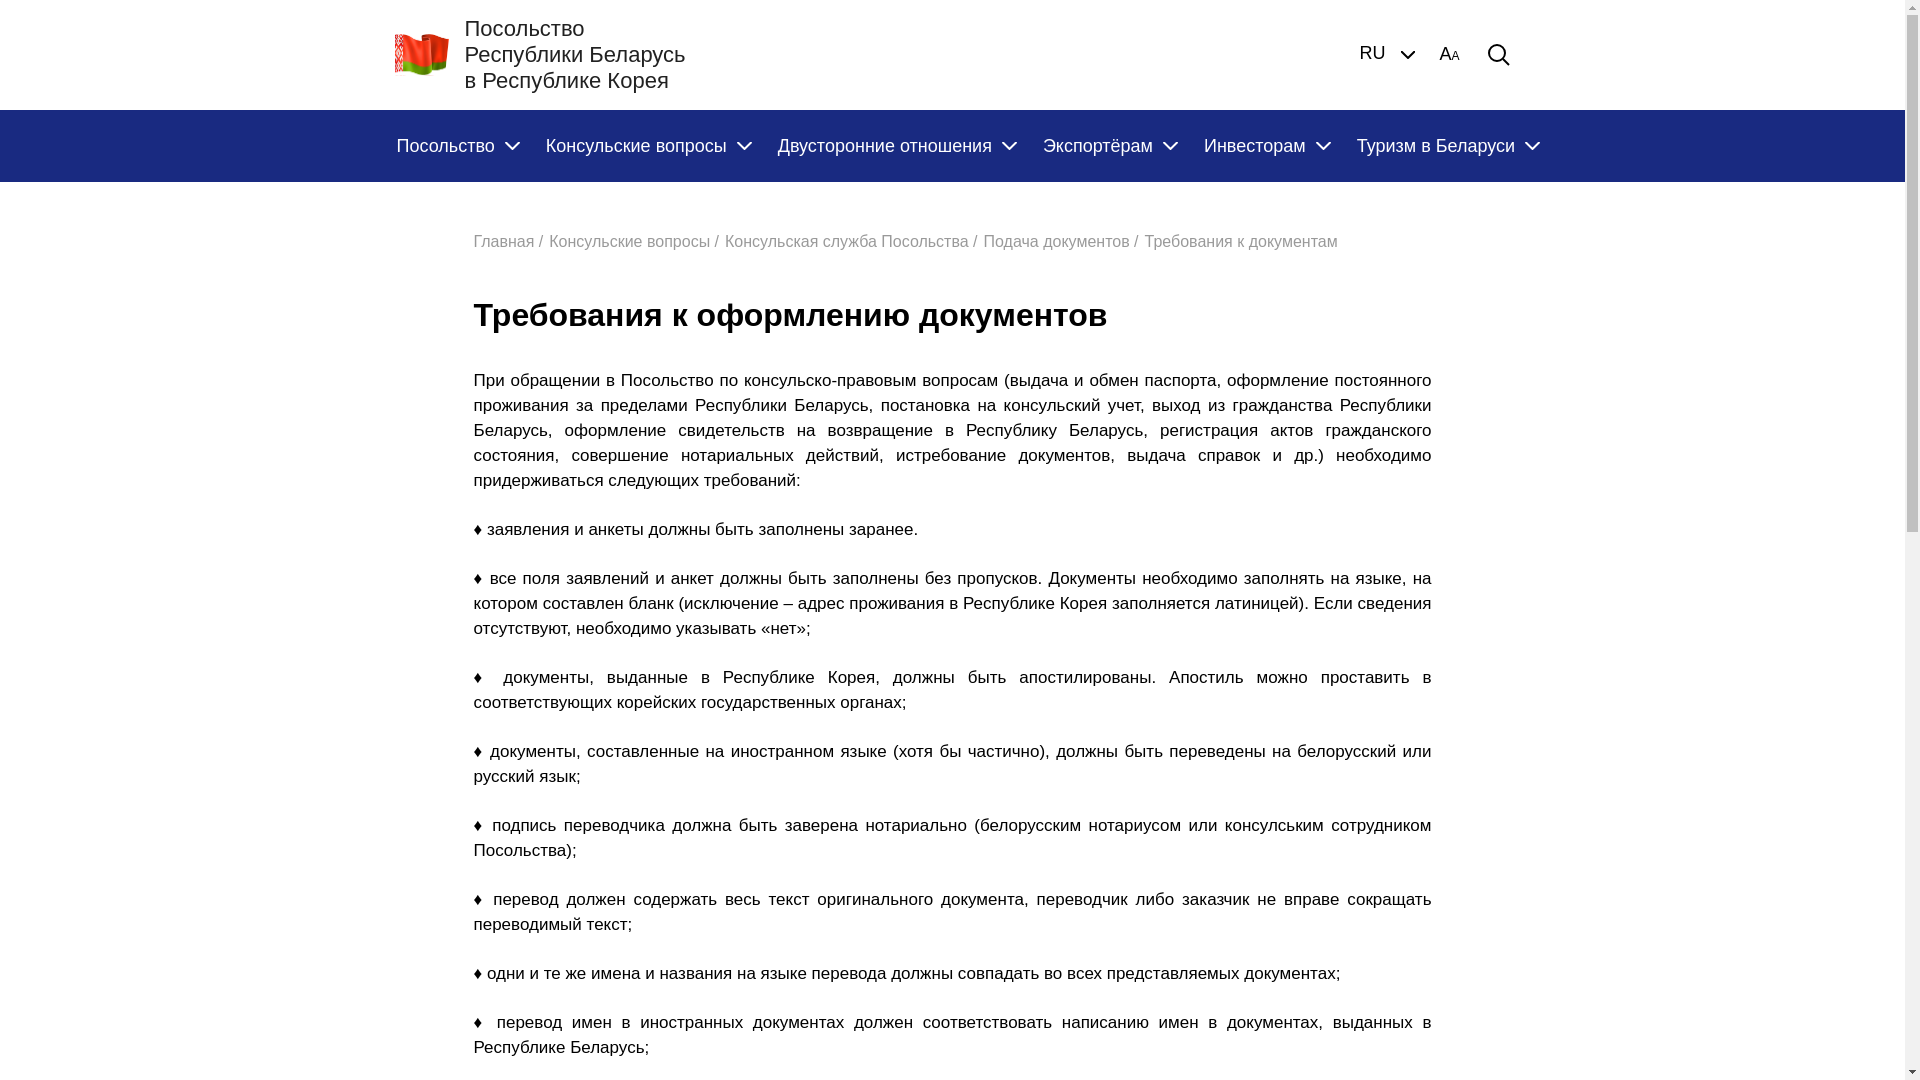 This screenshot has height=1080, width=1920. I want to click on 'AA', so click(1449, 53).